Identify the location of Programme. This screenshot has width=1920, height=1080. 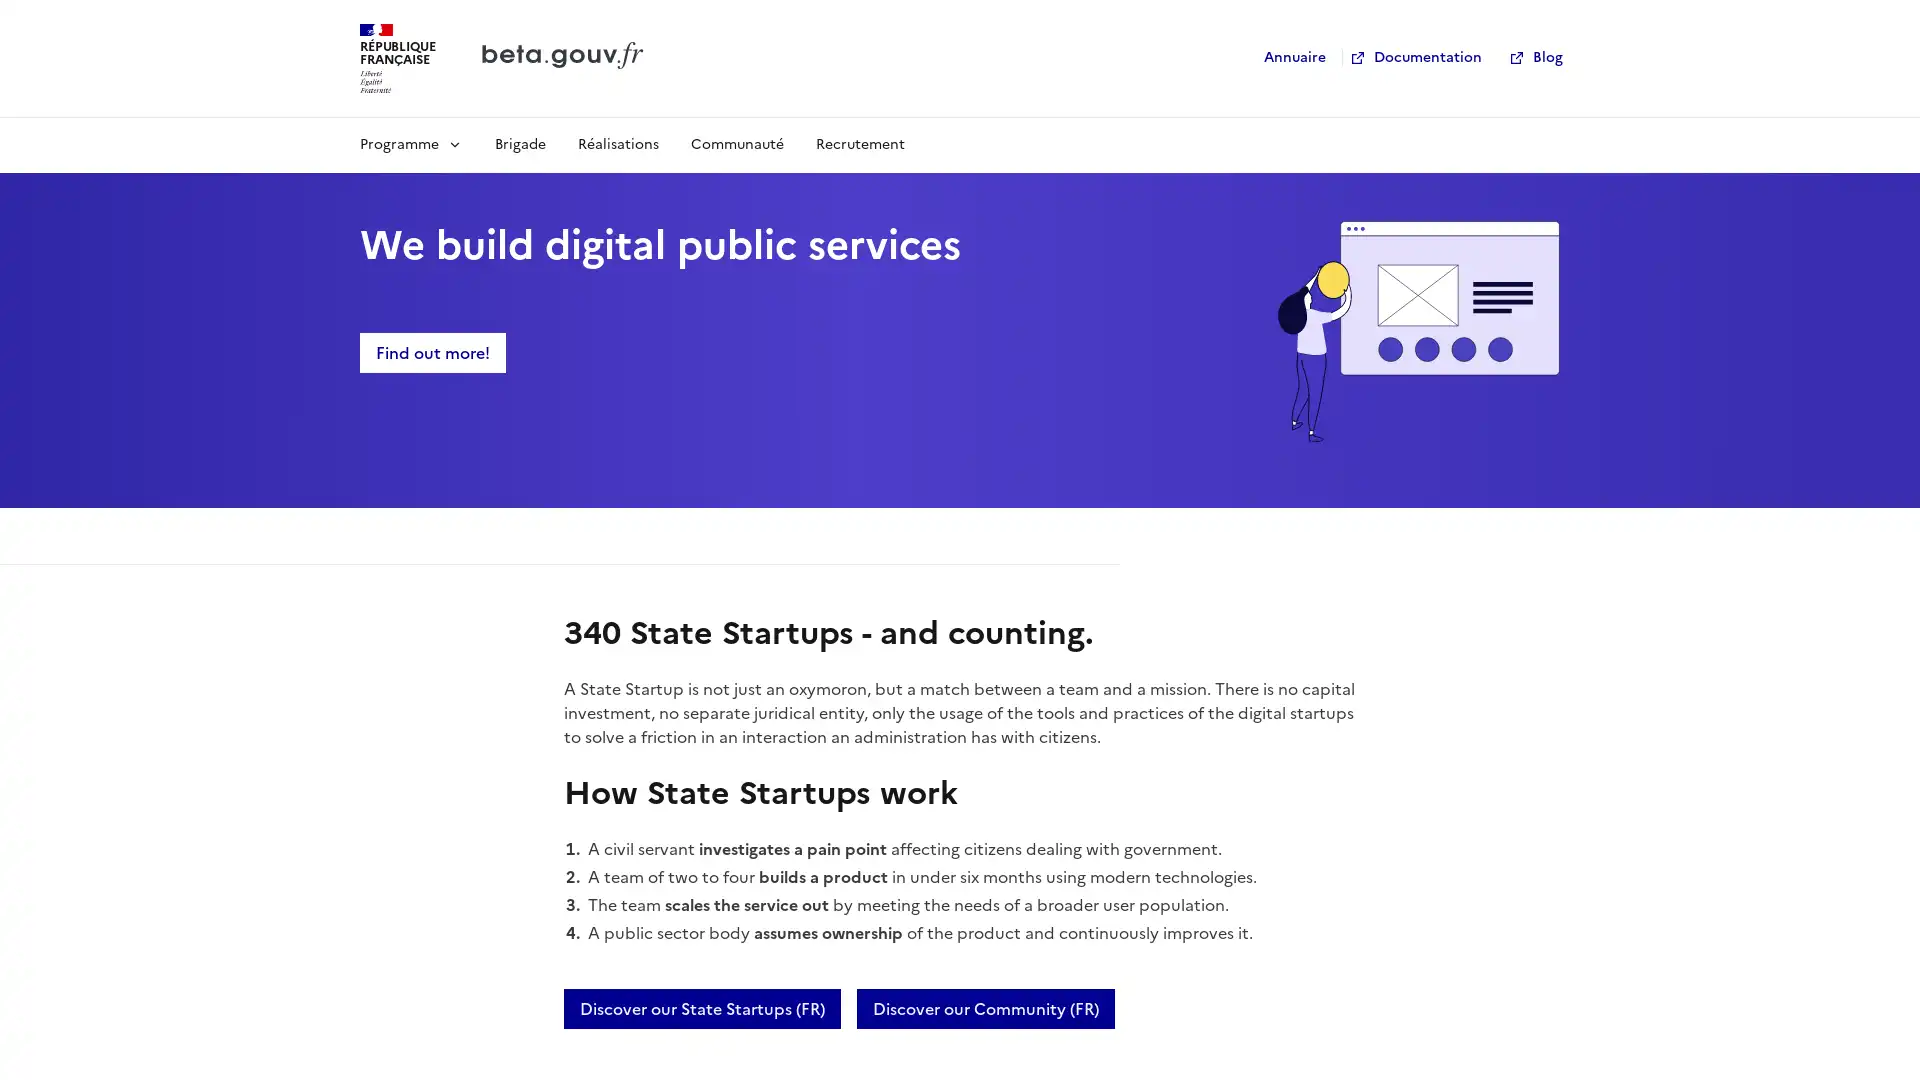
(410, 142).